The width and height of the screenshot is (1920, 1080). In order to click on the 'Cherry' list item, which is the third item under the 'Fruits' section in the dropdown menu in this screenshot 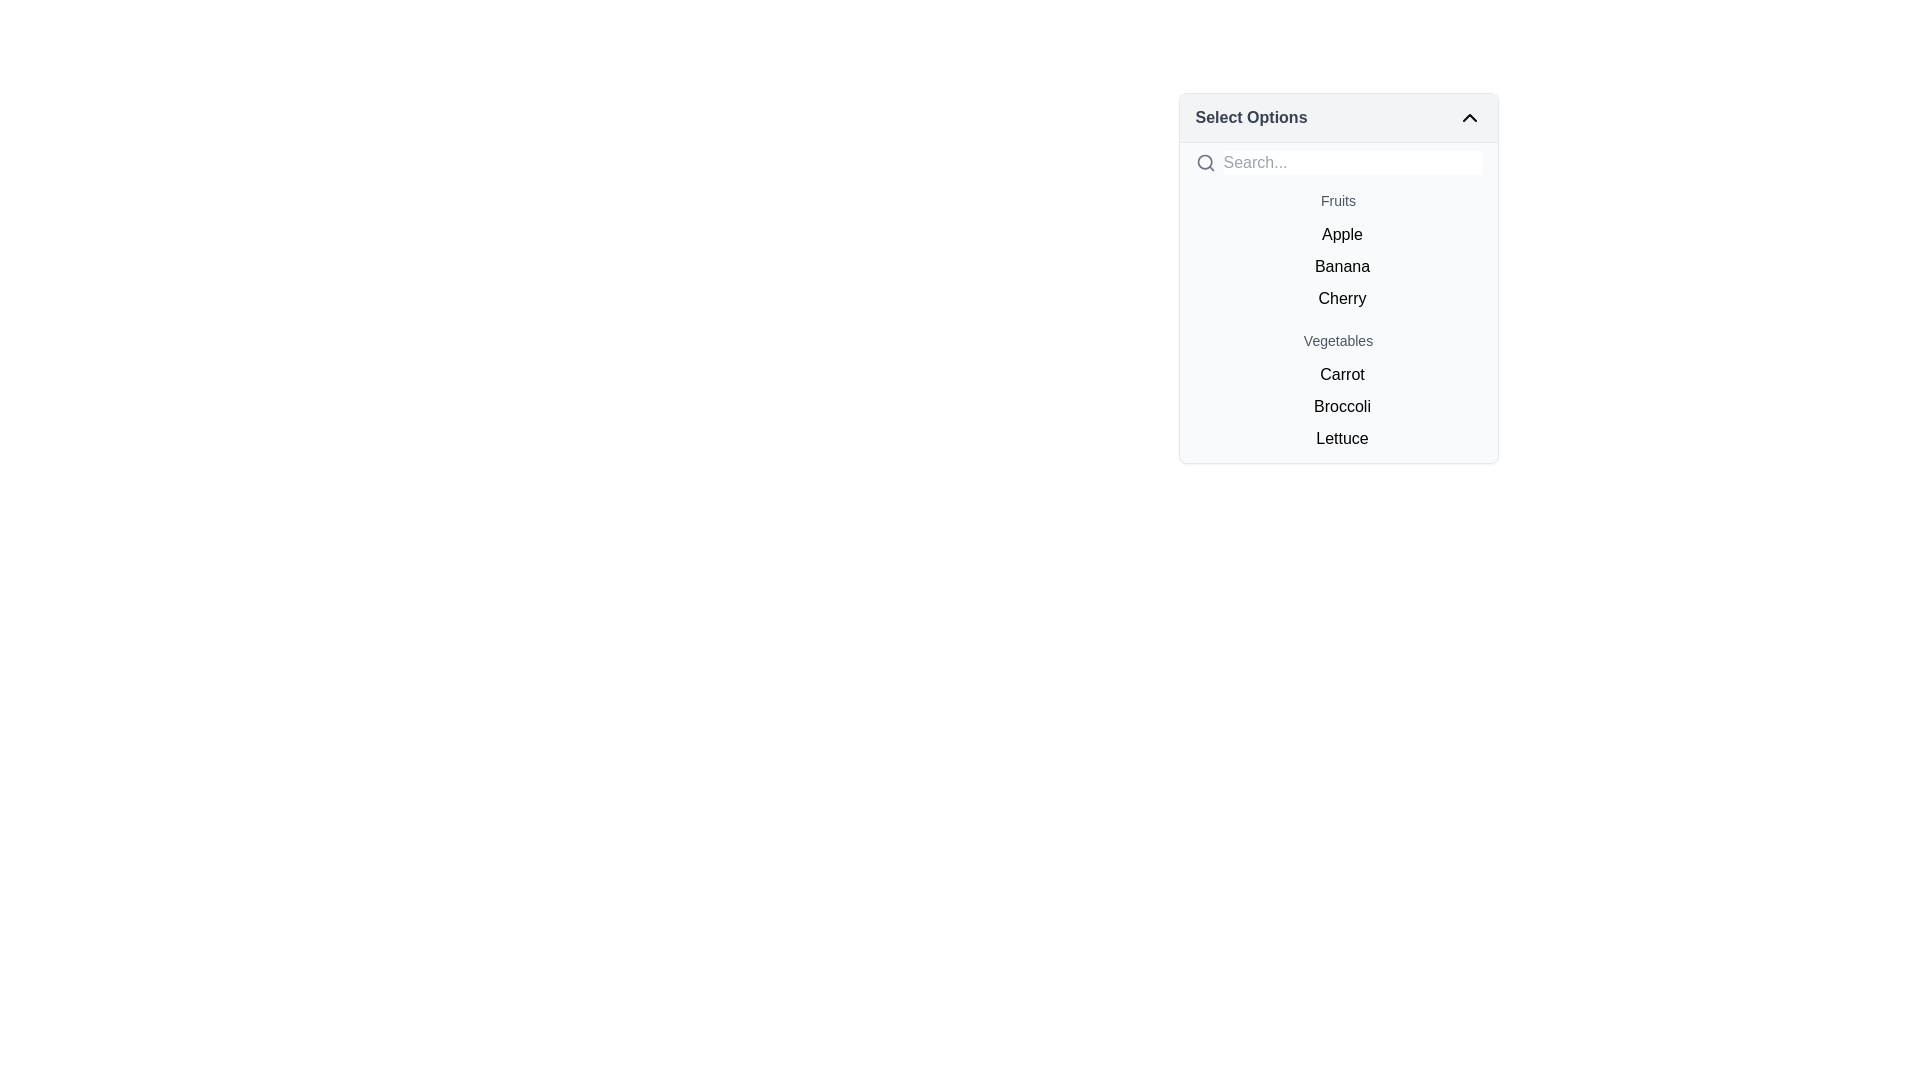, I will do `click(1338, 322)`.